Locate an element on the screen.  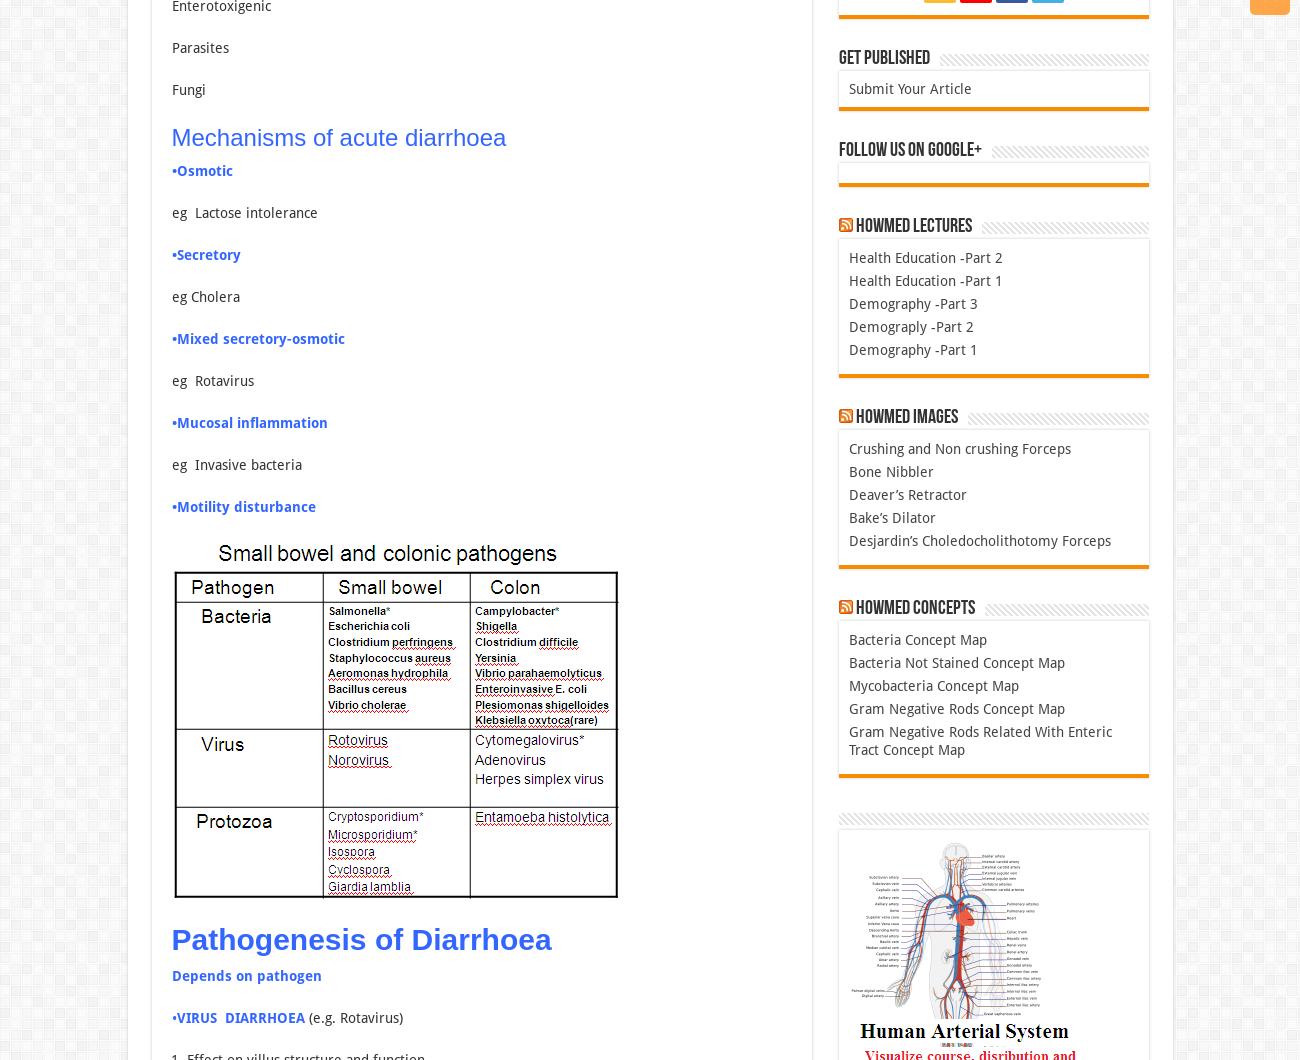
'eg  Rotavirus' is located at coordinates (212, 380).